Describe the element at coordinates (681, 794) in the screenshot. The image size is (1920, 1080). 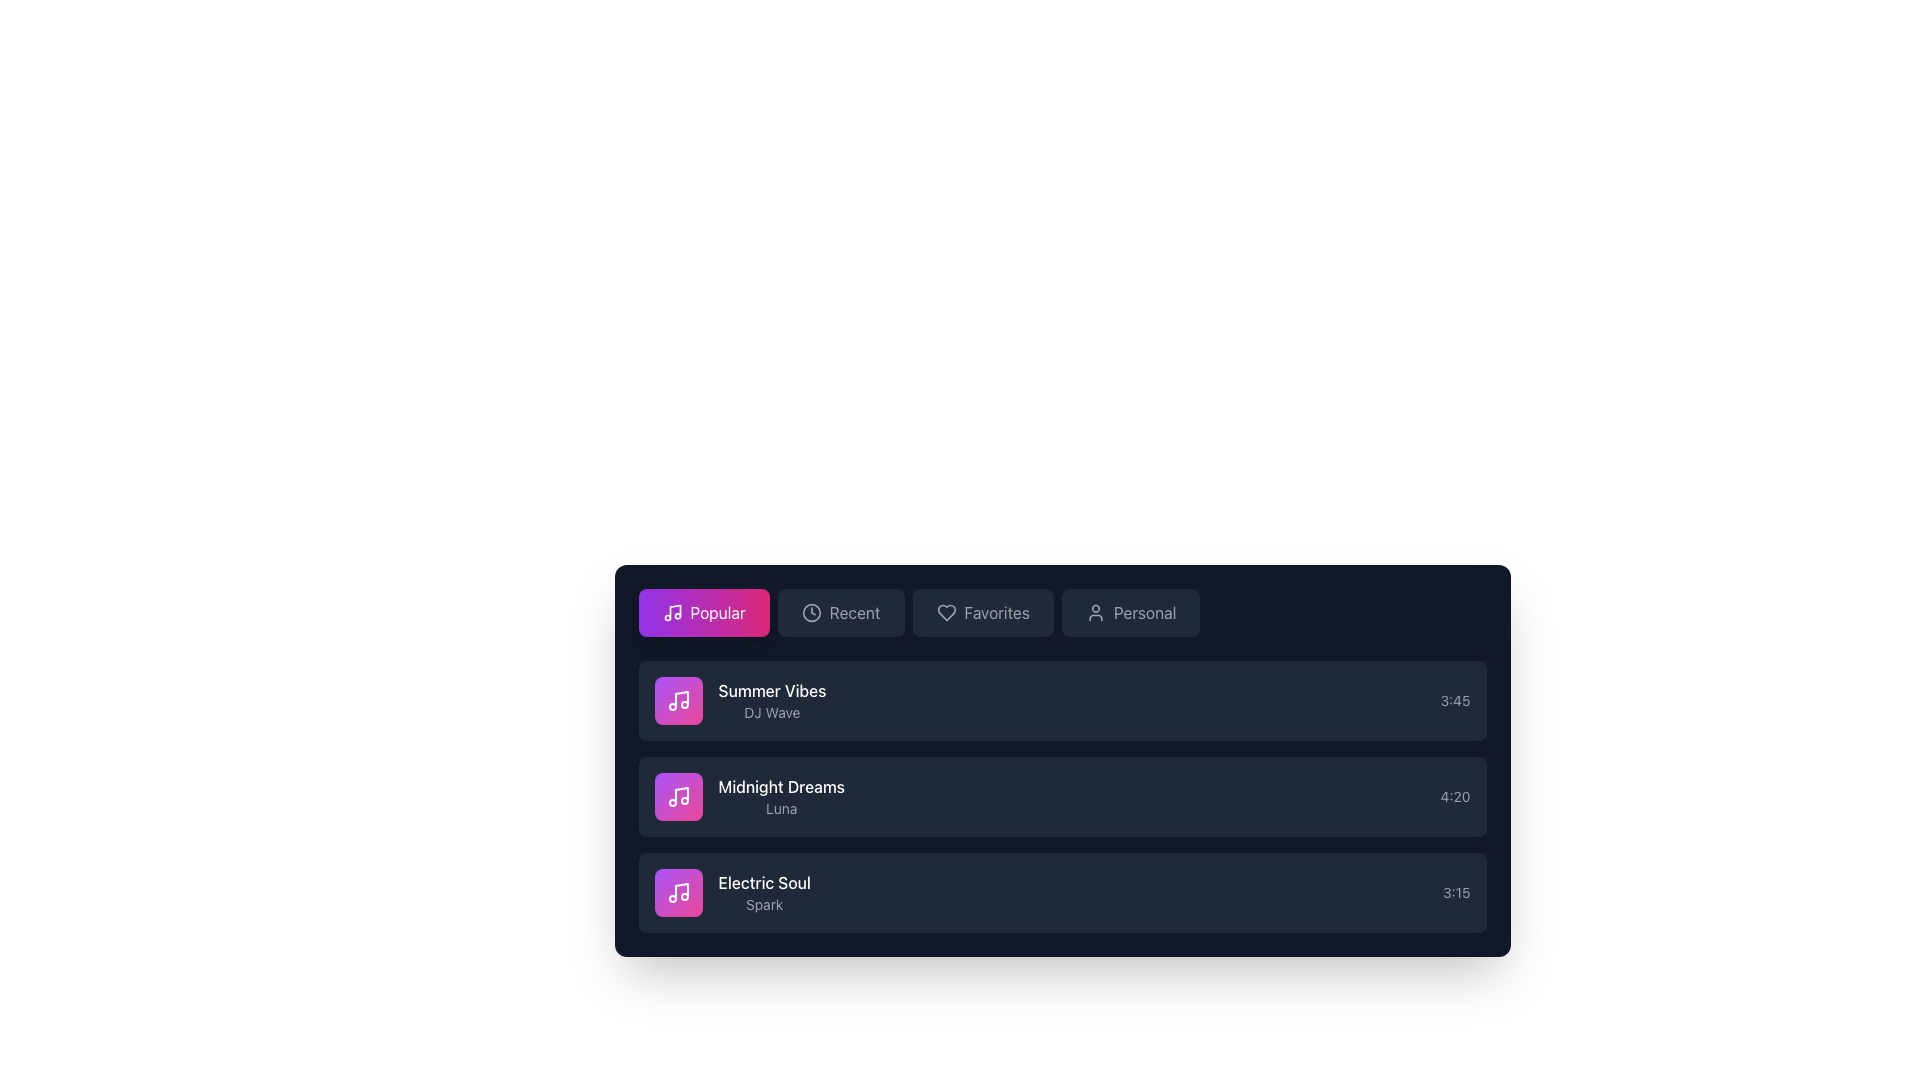
I see `the musical notes icon, which features a vertical note stem and a round note head, located to the left of the text 'Midnight Dreams' in the second list item of the playlist section` at that location.